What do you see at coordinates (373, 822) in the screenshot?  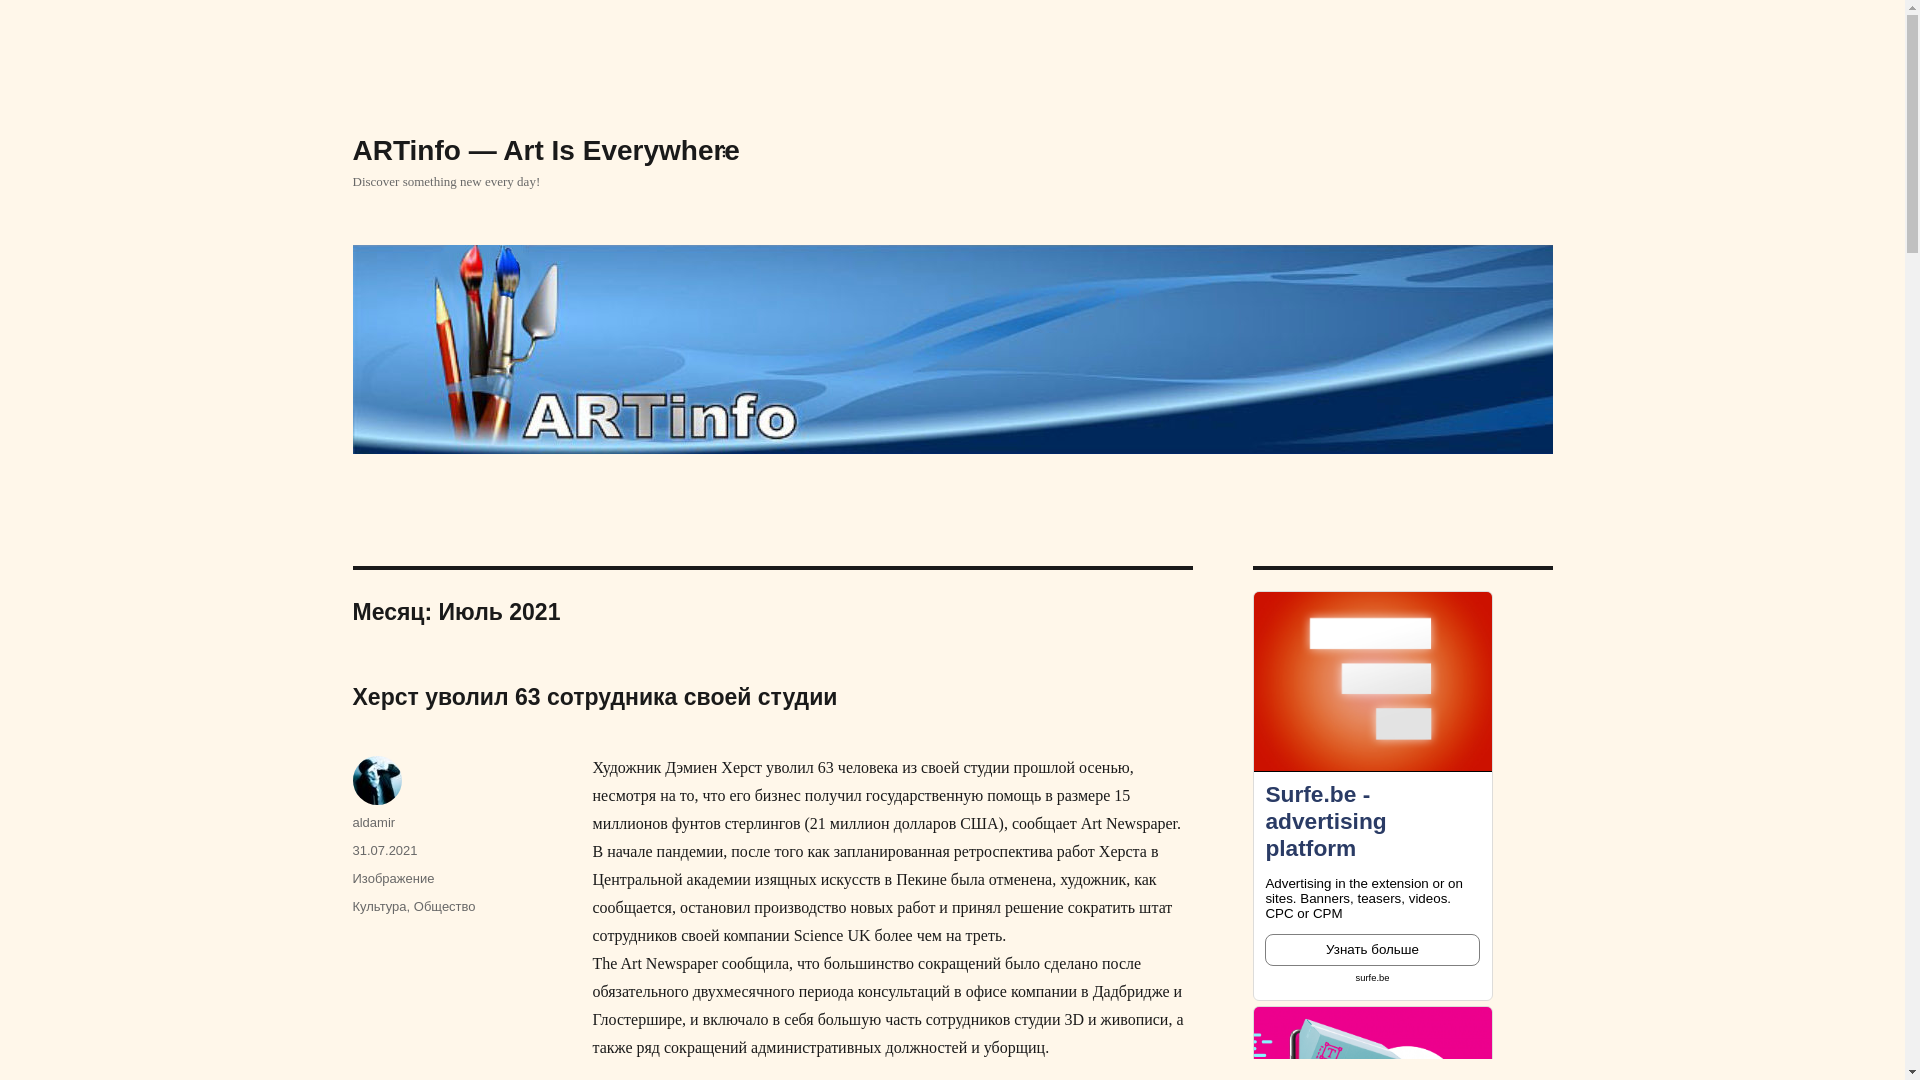 I see `'aldamir'` at bounding box center [373, 822].